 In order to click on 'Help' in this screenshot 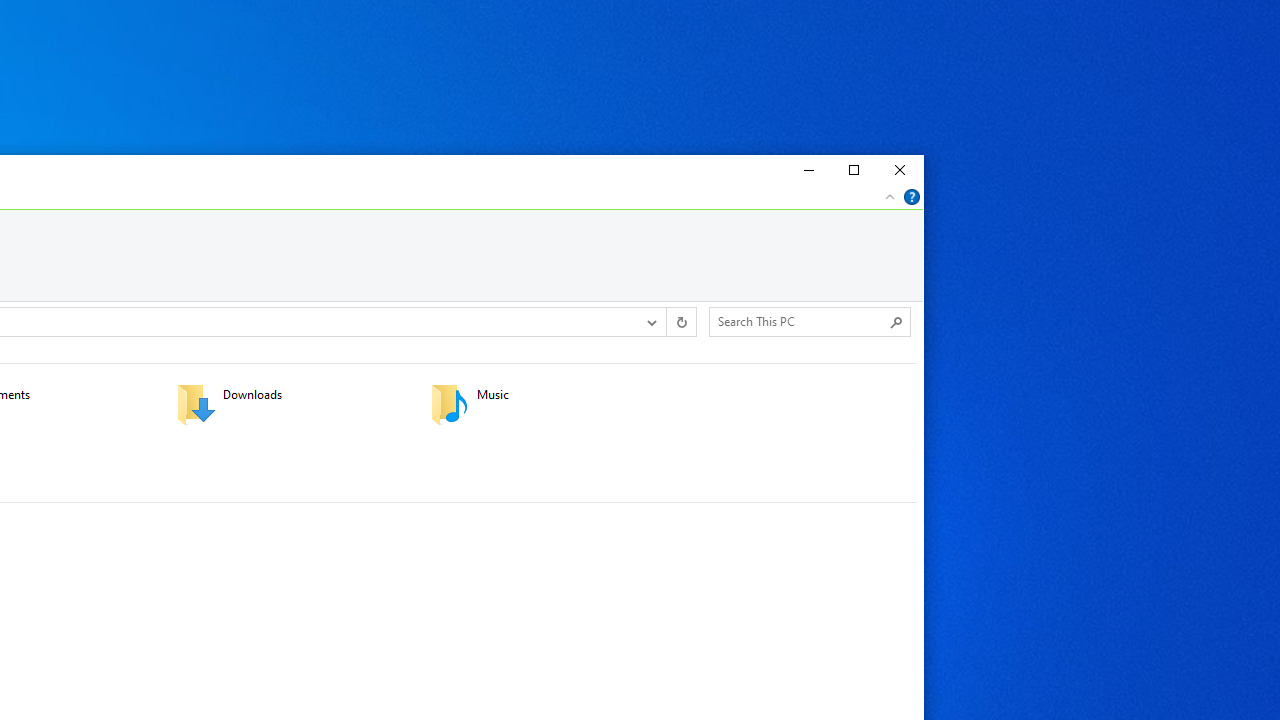, I will do `click(911, 196)`.